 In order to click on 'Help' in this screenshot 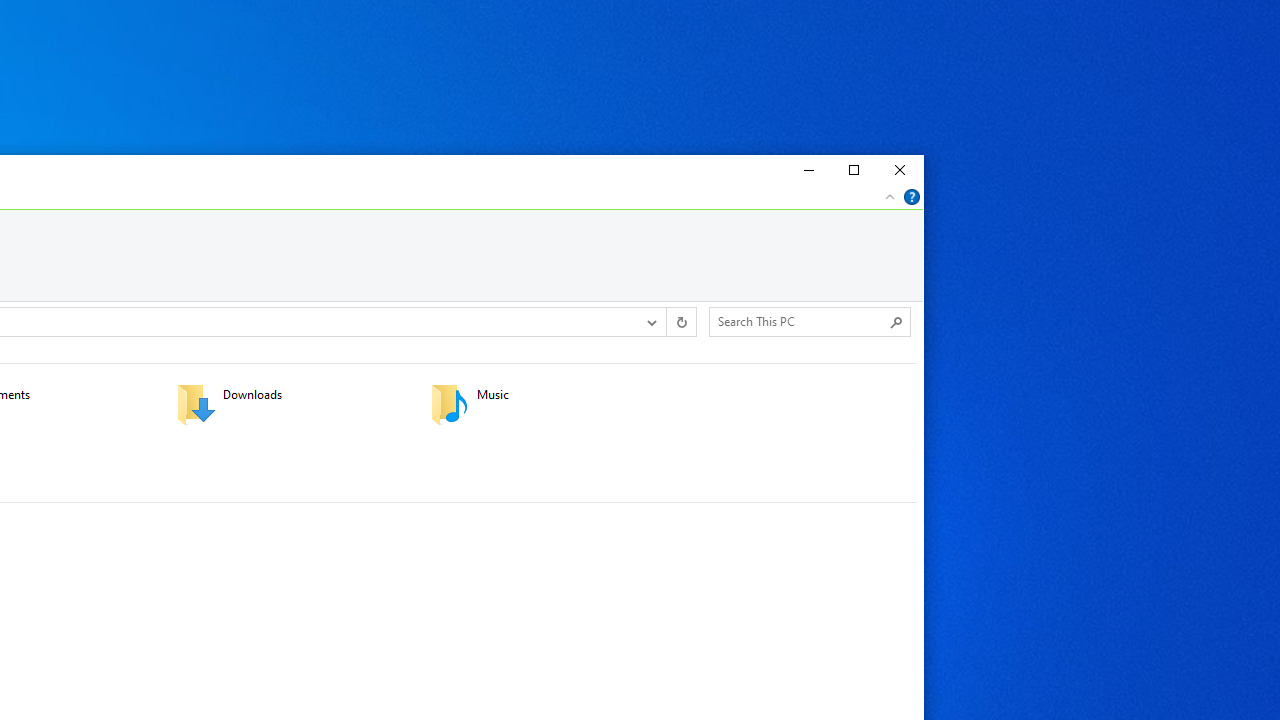, I will do `click(911, 196)`.